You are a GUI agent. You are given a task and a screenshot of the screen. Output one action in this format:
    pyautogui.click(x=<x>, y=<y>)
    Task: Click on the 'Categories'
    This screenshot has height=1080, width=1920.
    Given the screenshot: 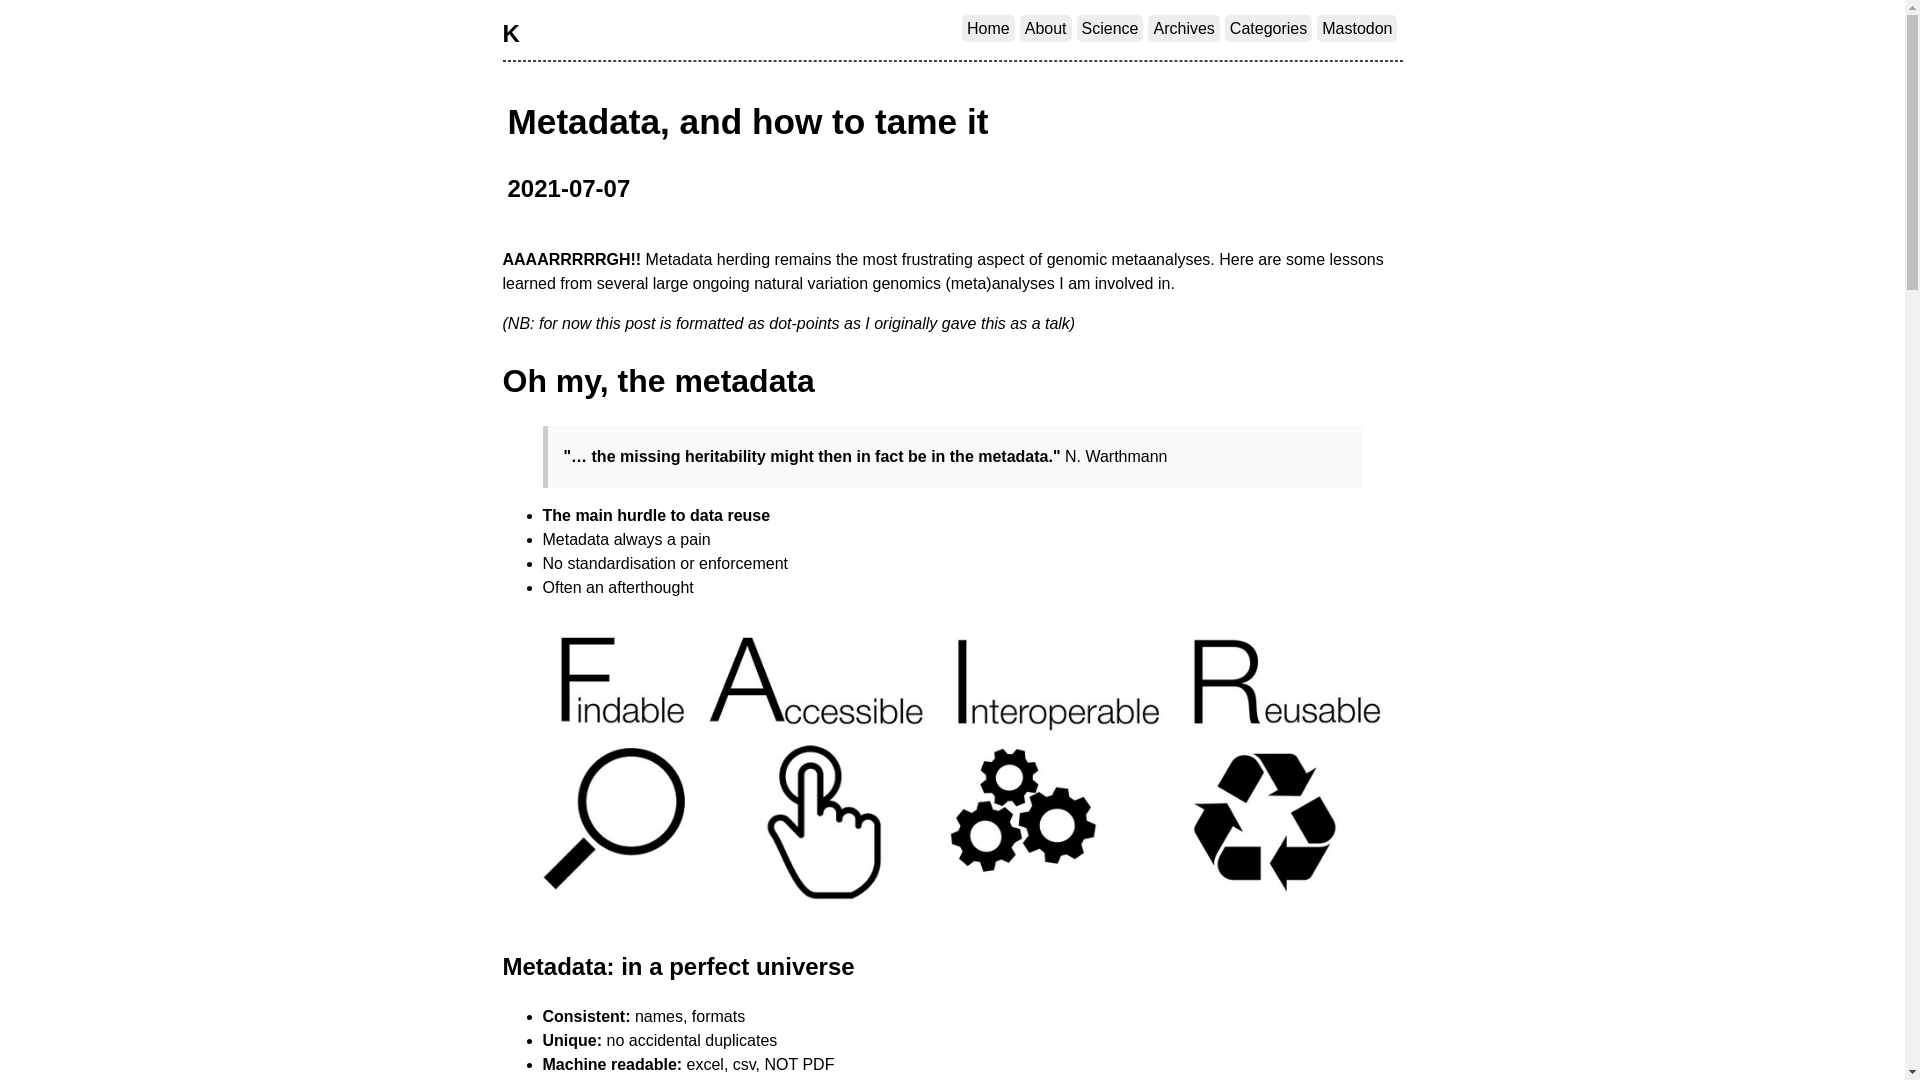 What is the action you would take?
    pyautogui.click(x=1223, y=28)
    